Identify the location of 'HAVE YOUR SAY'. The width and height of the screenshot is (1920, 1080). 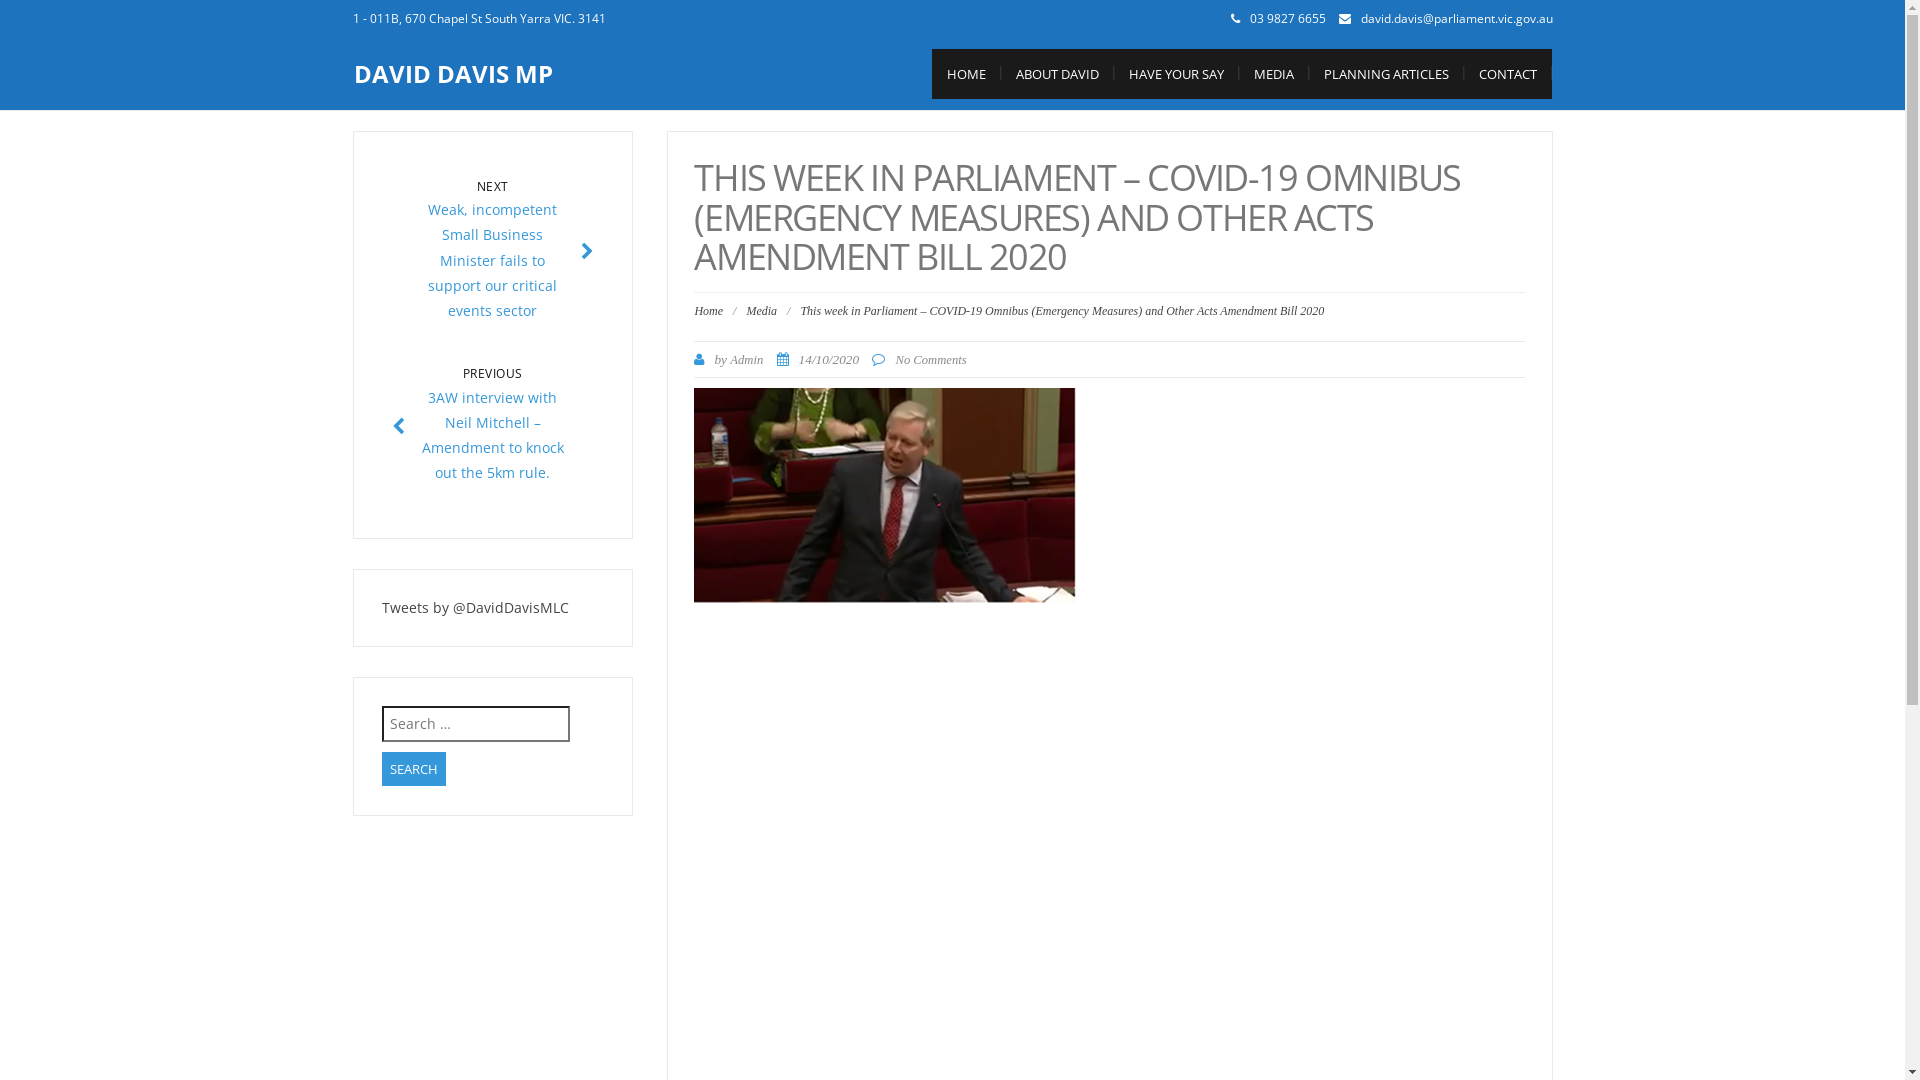
(1176, 72).